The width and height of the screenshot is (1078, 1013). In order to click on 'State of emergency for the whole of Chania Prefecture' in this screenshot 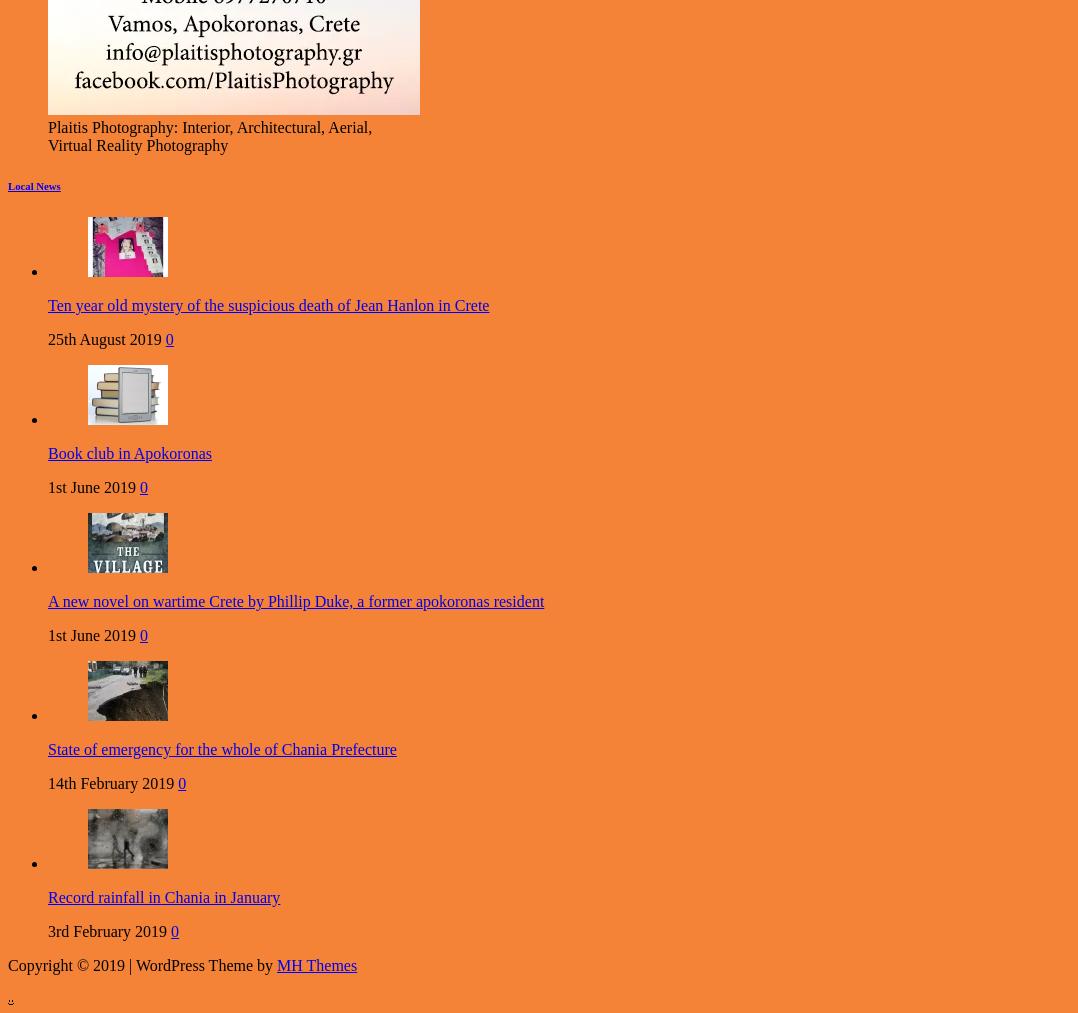, I will do `click(221, 749)`.